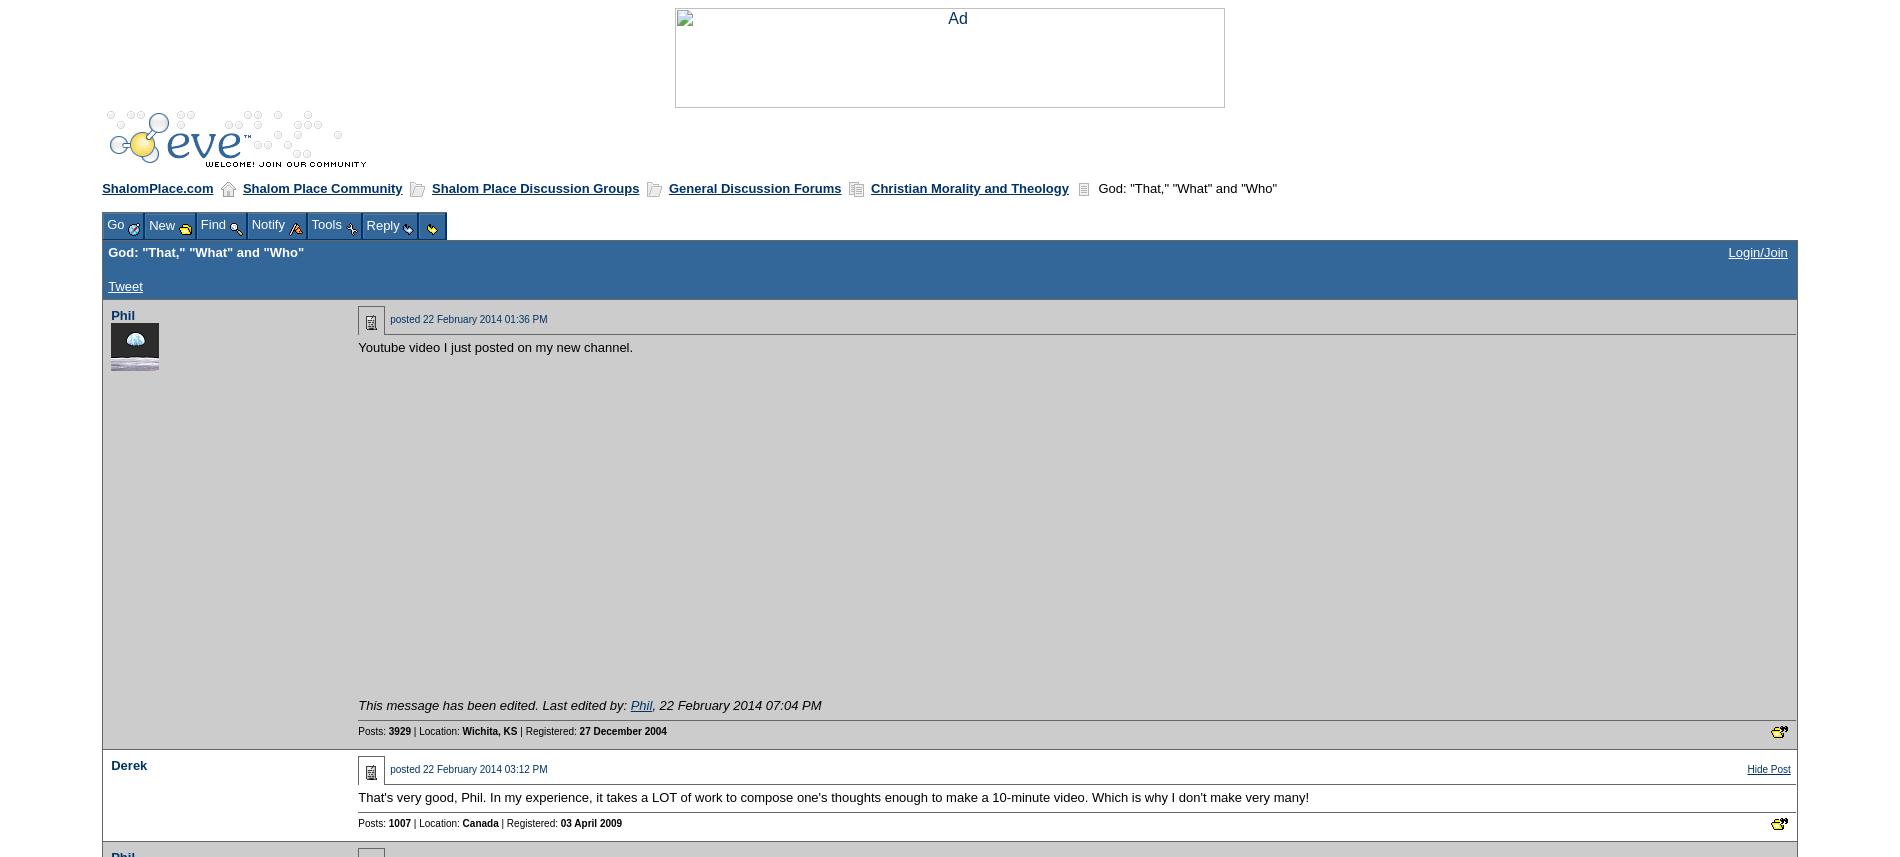 The height and width of the screenshot is (857, 1900). I want to click on '03 April 2009', so click(591, 821).